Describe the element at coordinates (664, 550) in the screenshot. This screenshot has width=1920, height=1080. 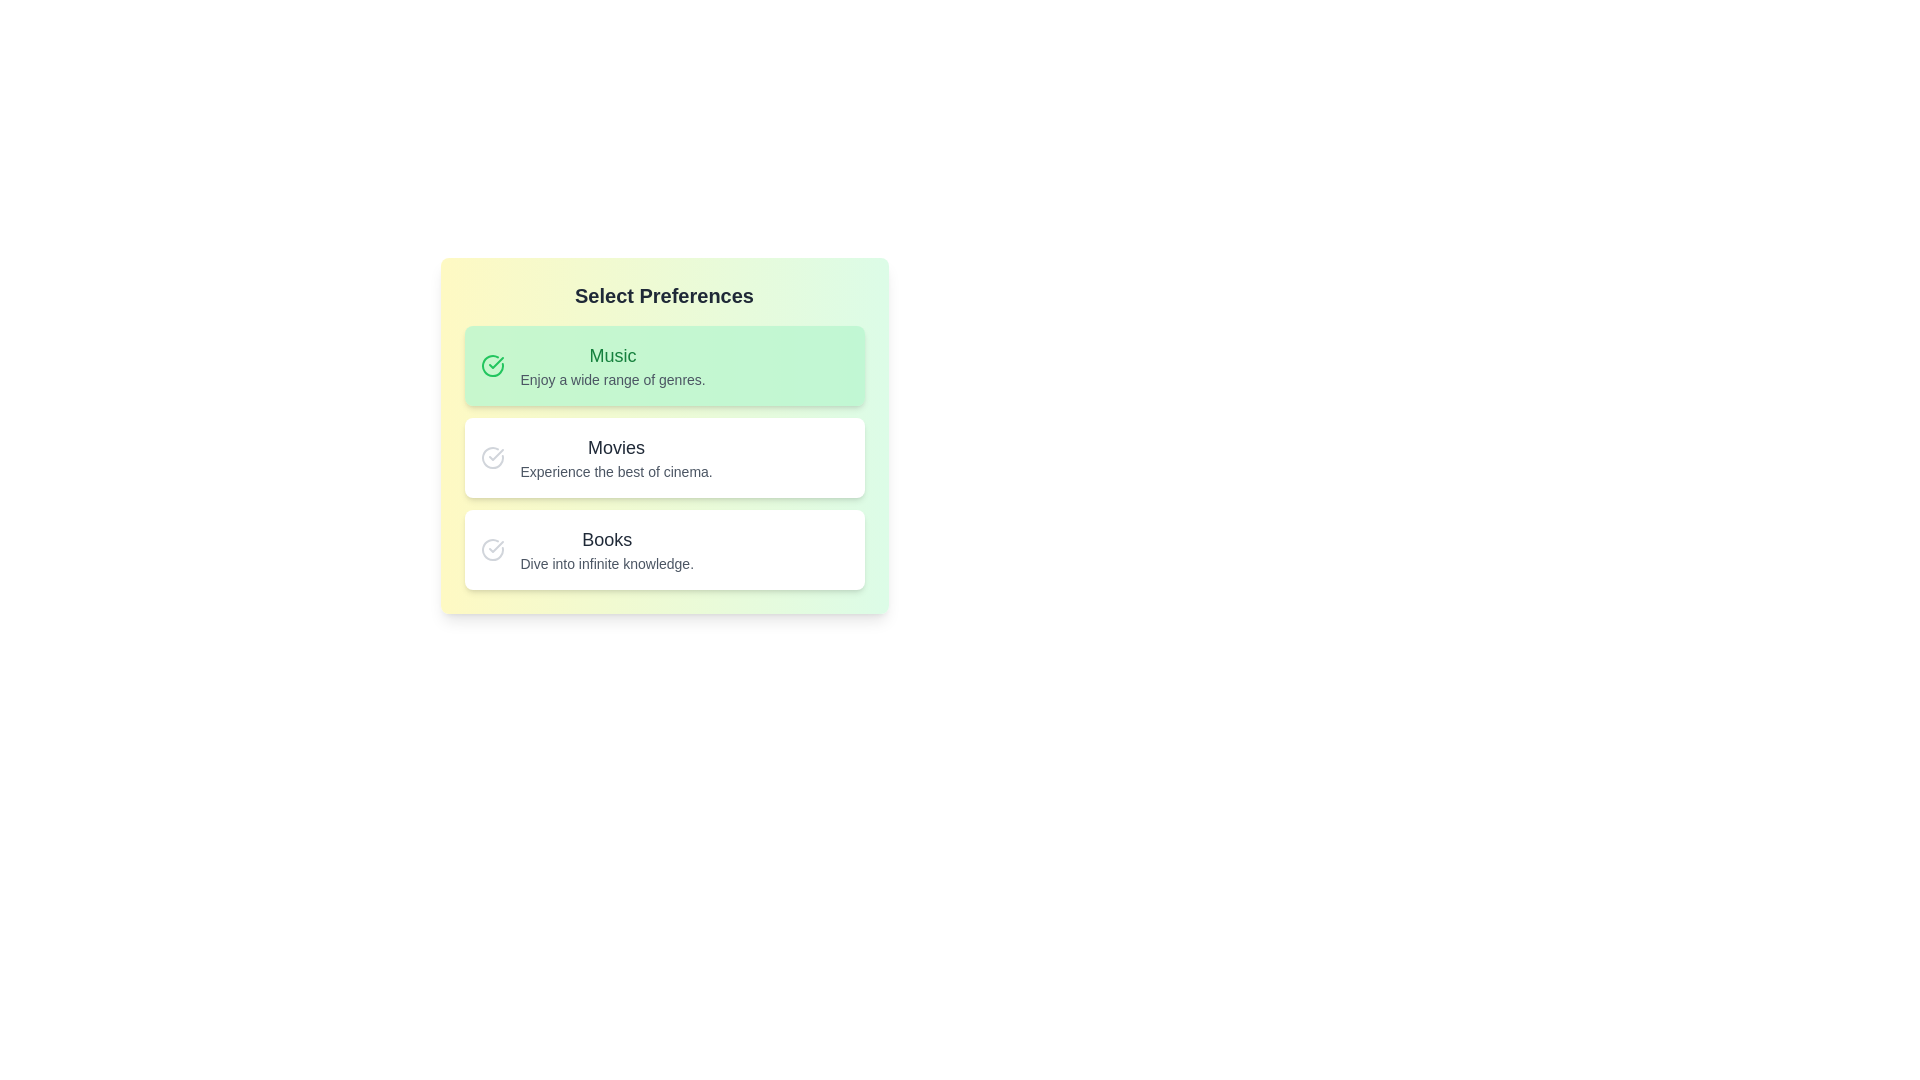
I see `the preference Books` at that location.